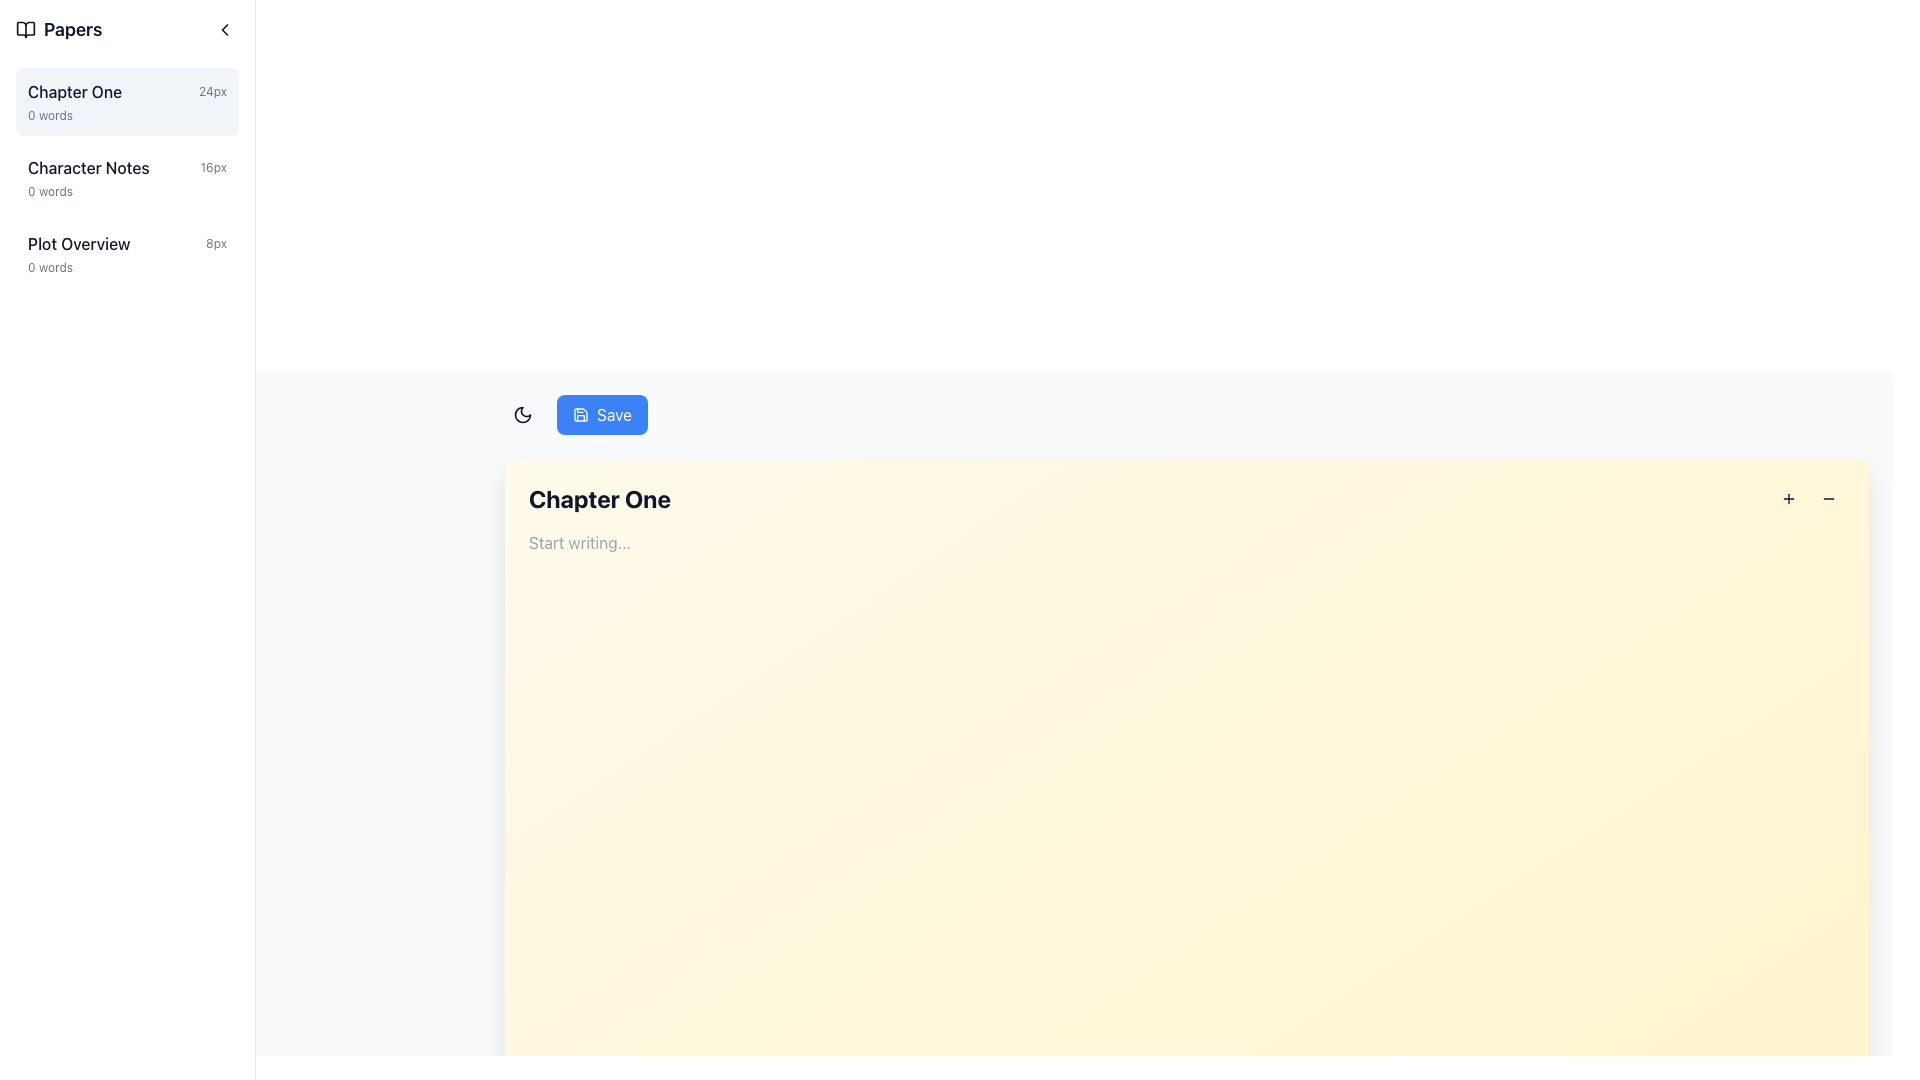  I want to click on the non-interactive text label that identifies 'Chapter One', located near the top of the left sidebar, so click(75, 92).